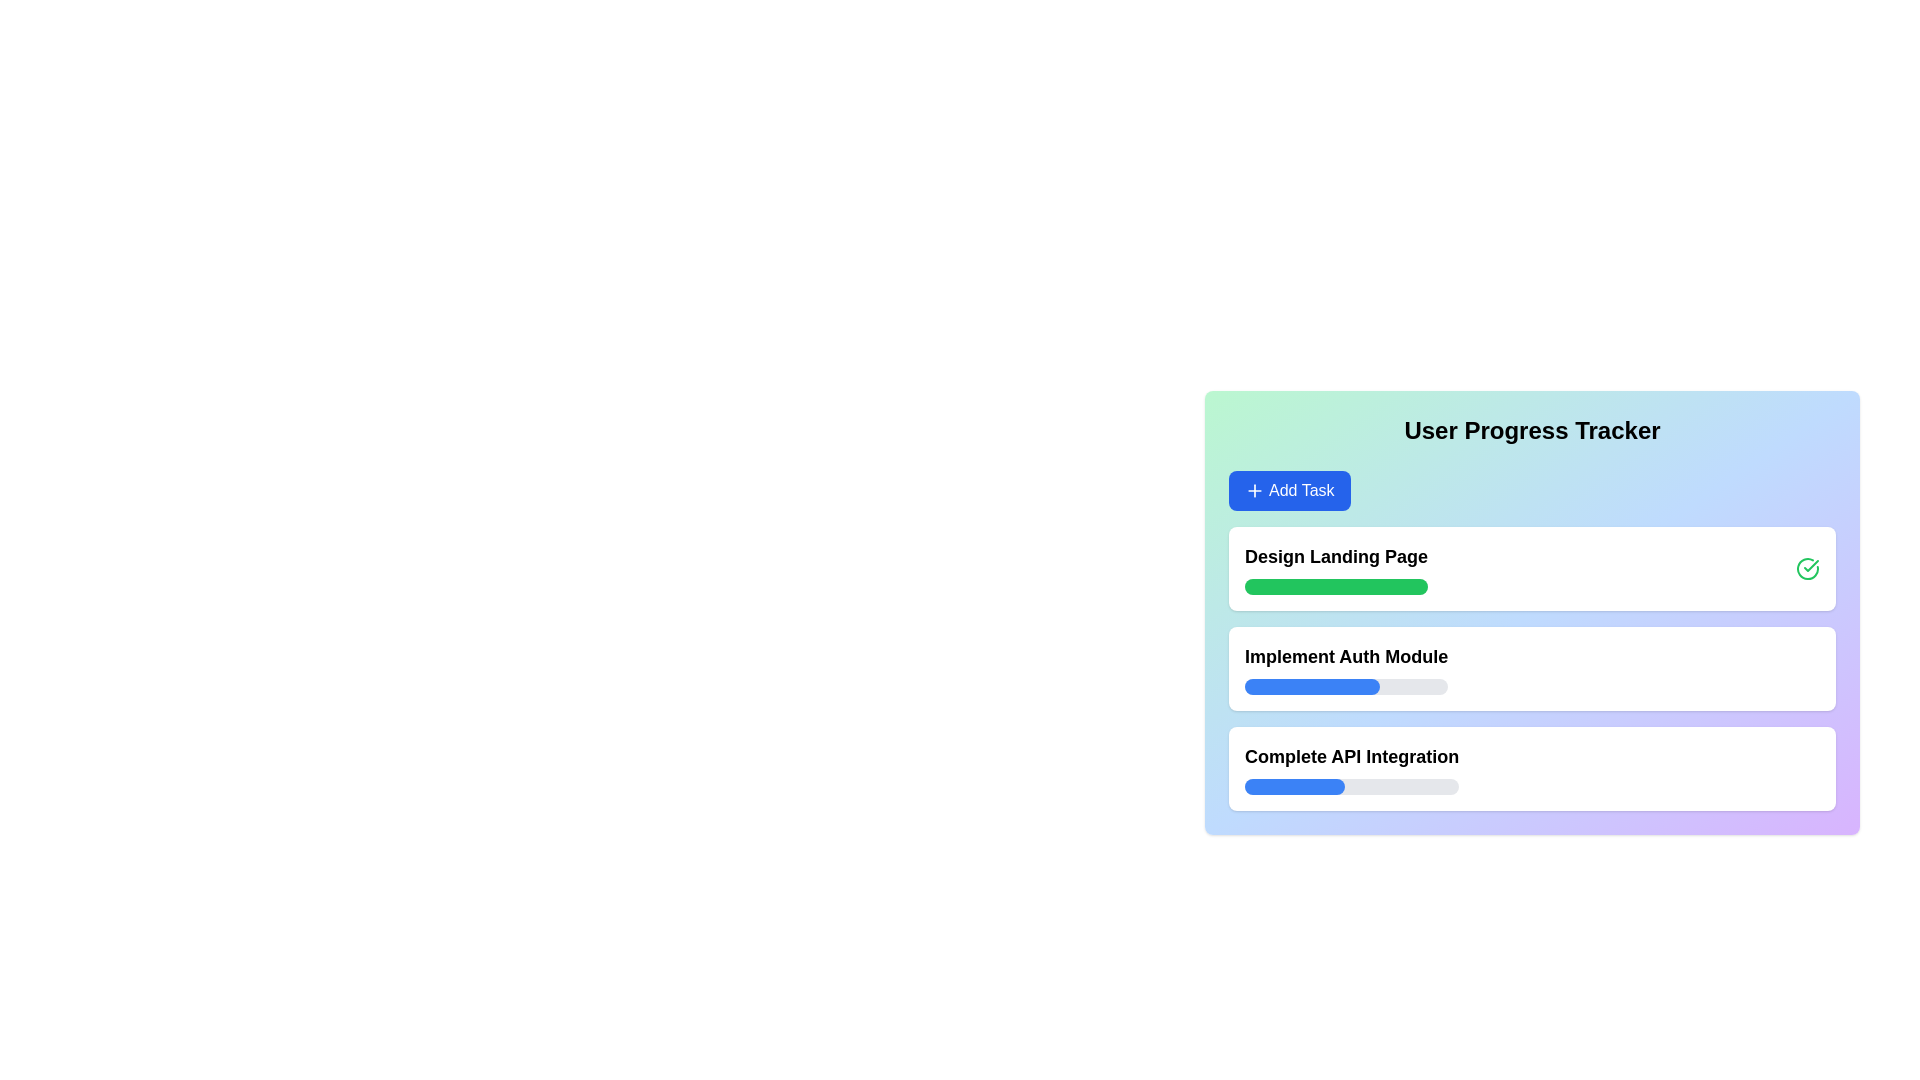 The height and width of the screenshot is (1080, 1920). I want to click on the blue 'Add Task' button with rounded corners, located below the 'User Progress Tracker' title, for accessibility navigation, so click(1289, 490).